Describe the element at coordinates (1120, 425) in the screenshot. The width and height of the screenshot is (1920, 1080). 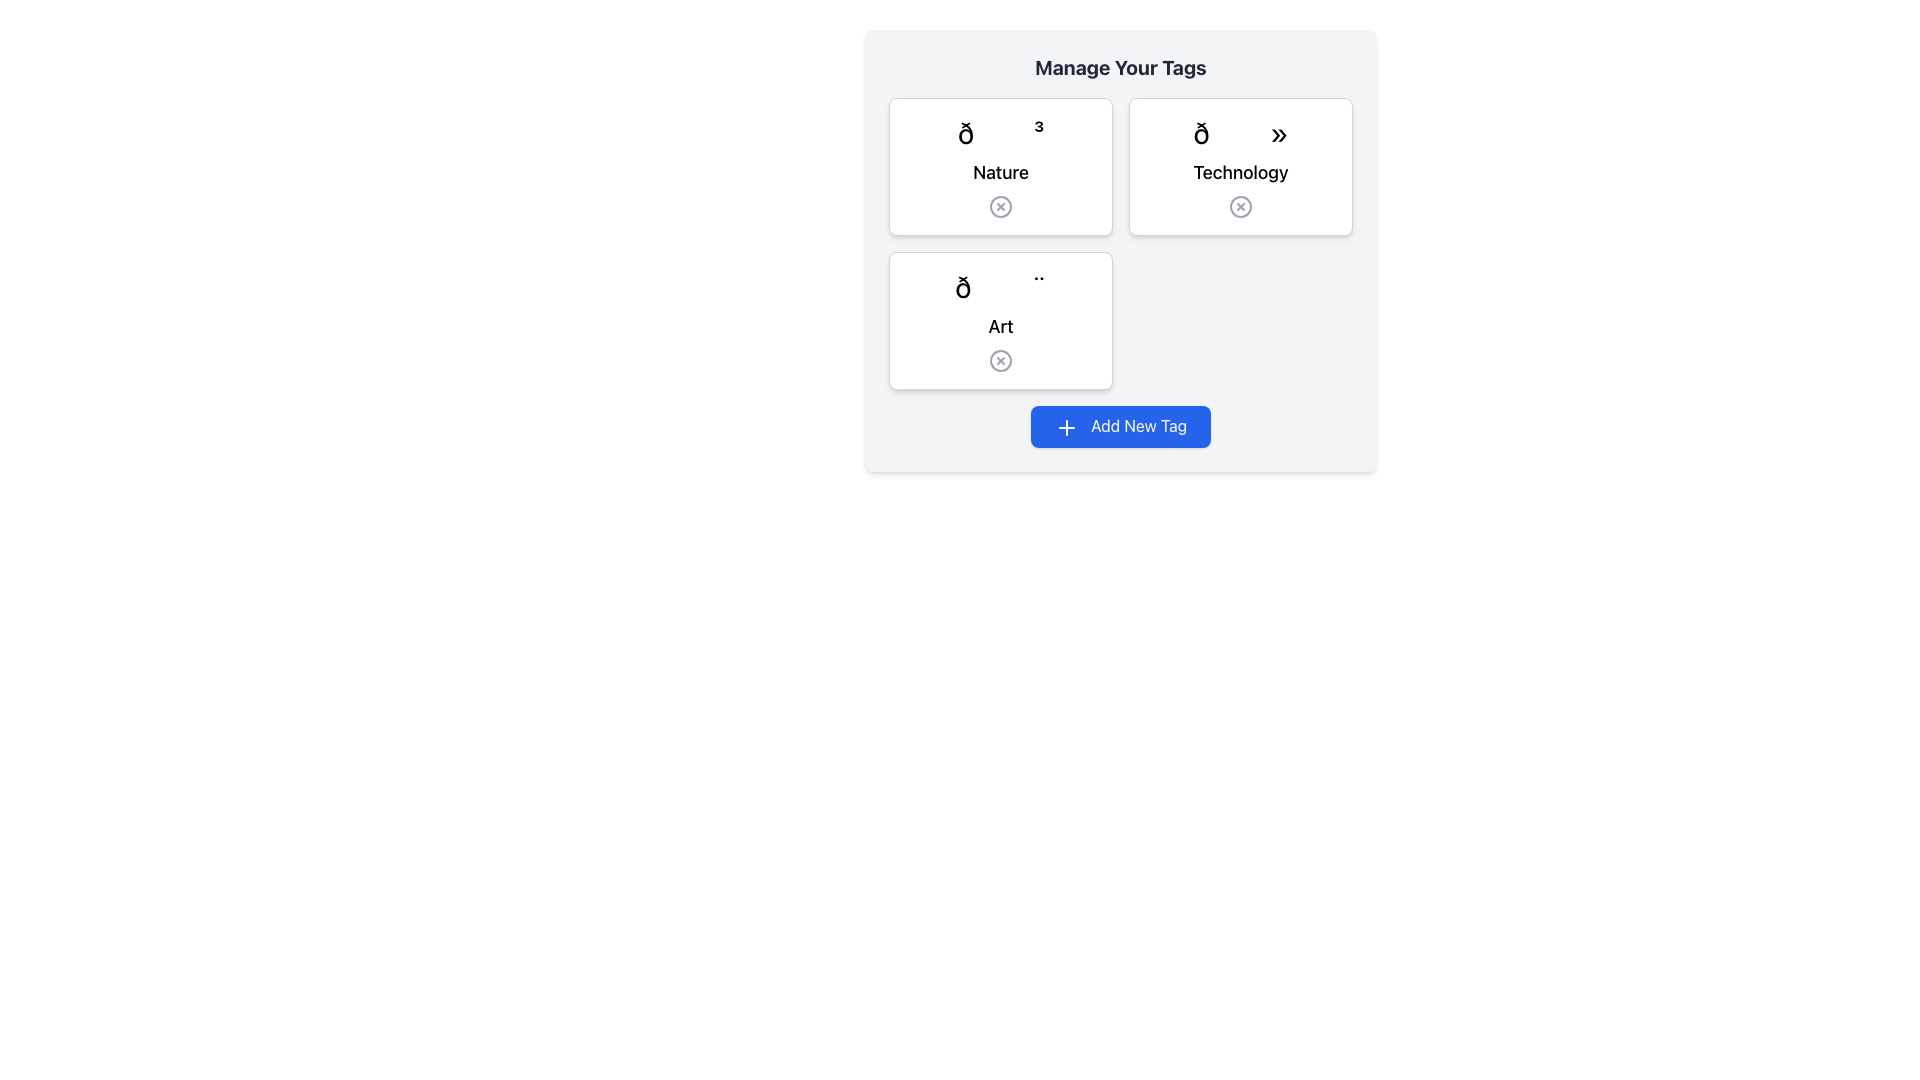
I see `the 'Add New Tag' button, which is a rectangular button with a blue background and white text located at the bottom-right corner of the interface, below the grid of tag cards` at that location.